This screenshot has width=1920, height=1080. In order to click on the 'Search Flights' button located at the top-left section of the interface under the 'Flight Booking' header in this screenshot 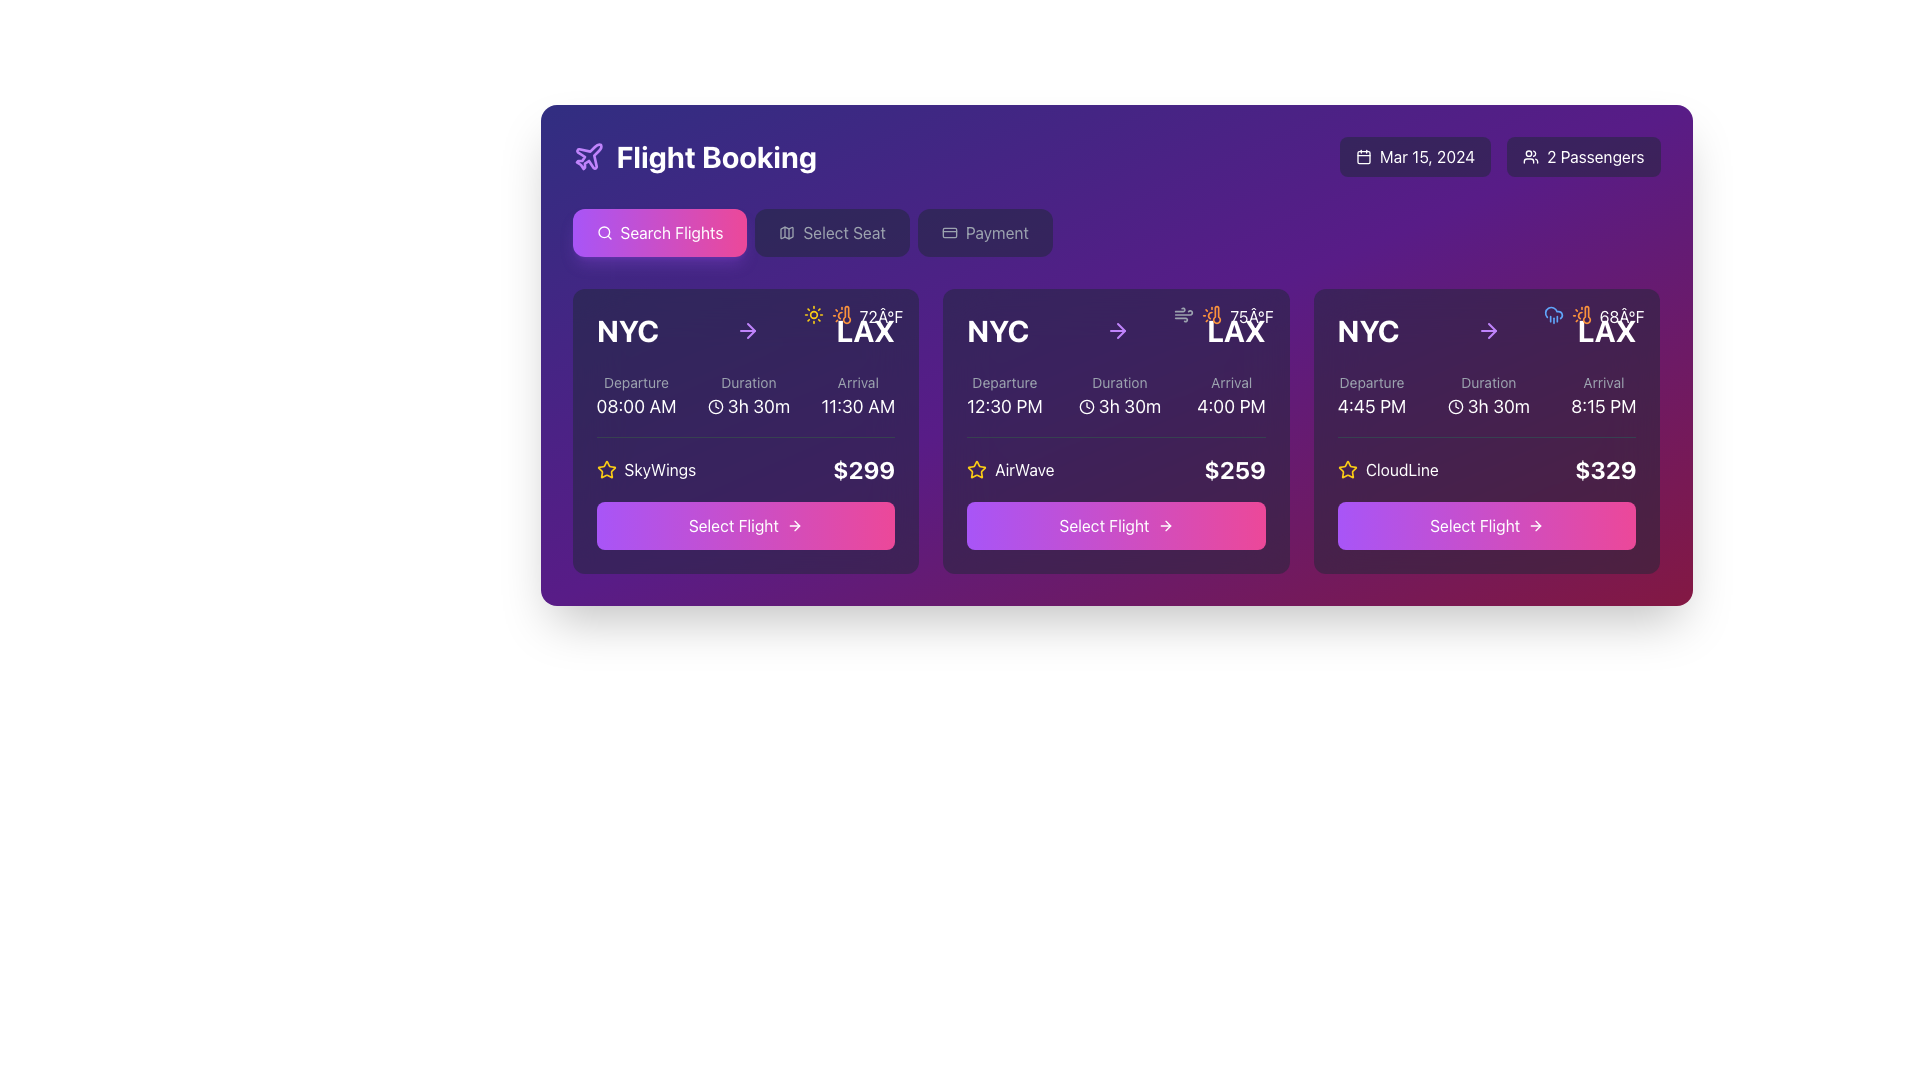, I will do `click(659, 231)`.